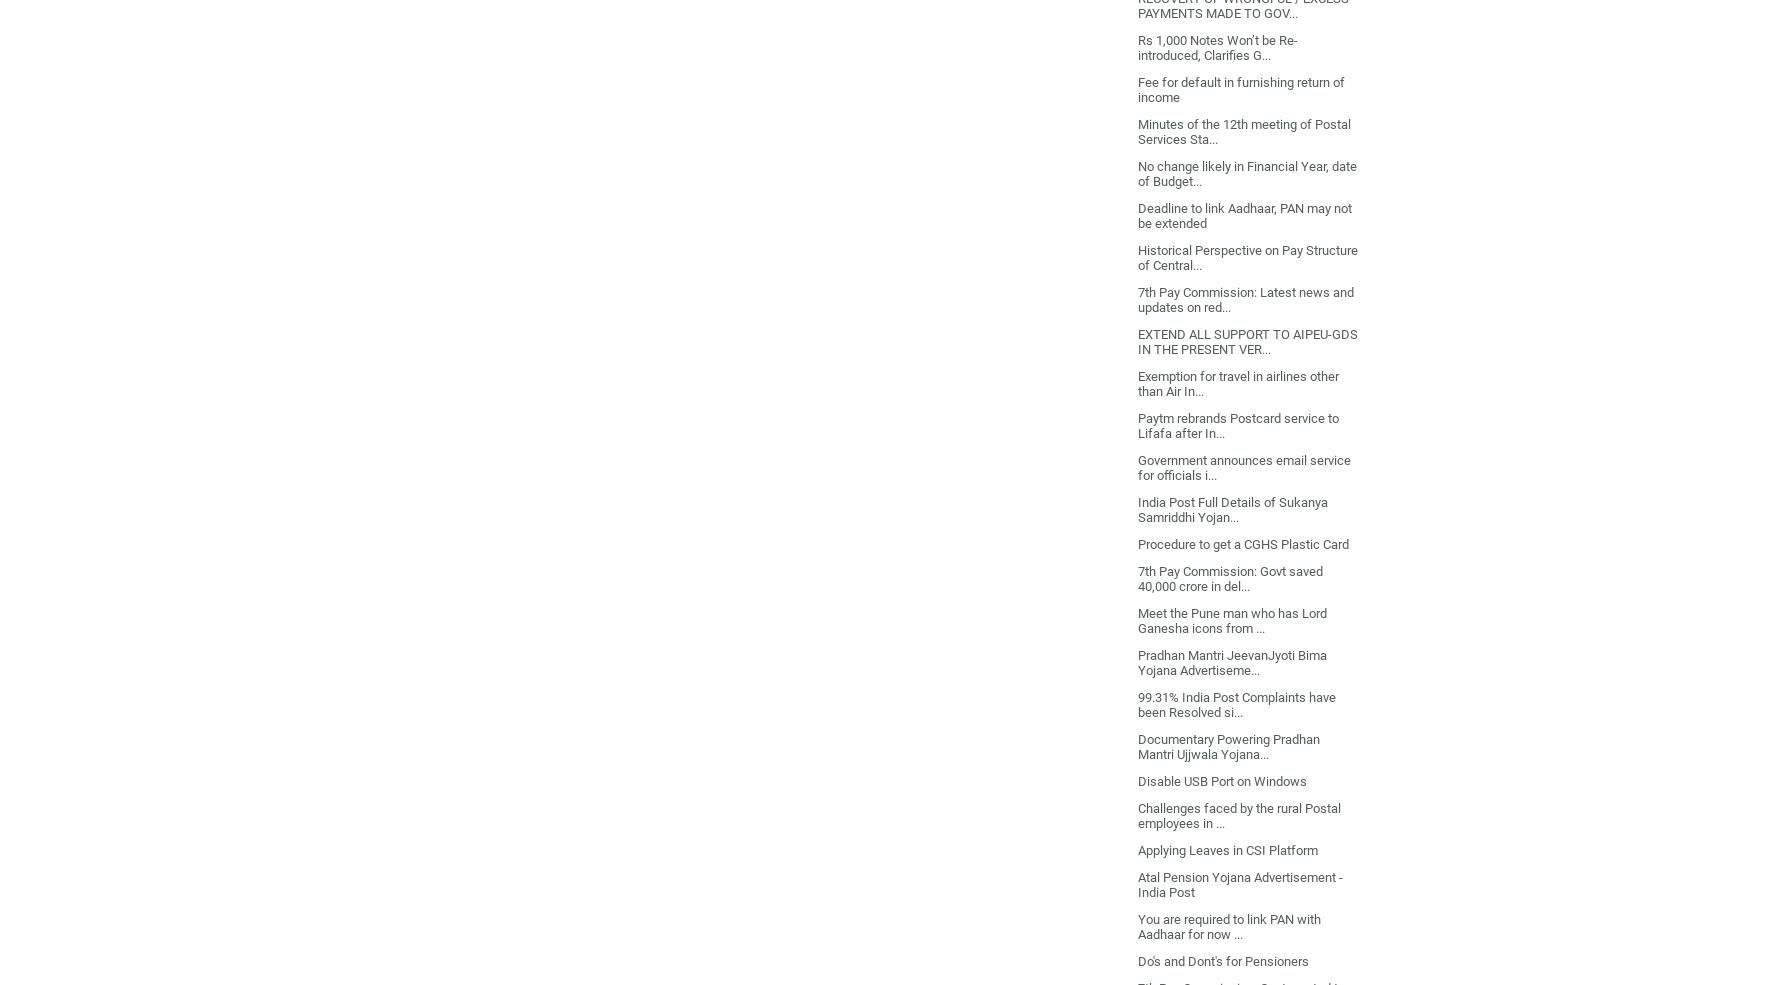 Image resolution: width=1785 pixels, height=985 pixels. I want to click on 'Rs 1,000 Notes Won’t be Re-introduced, Clarifies G...', so click(1216, 45).